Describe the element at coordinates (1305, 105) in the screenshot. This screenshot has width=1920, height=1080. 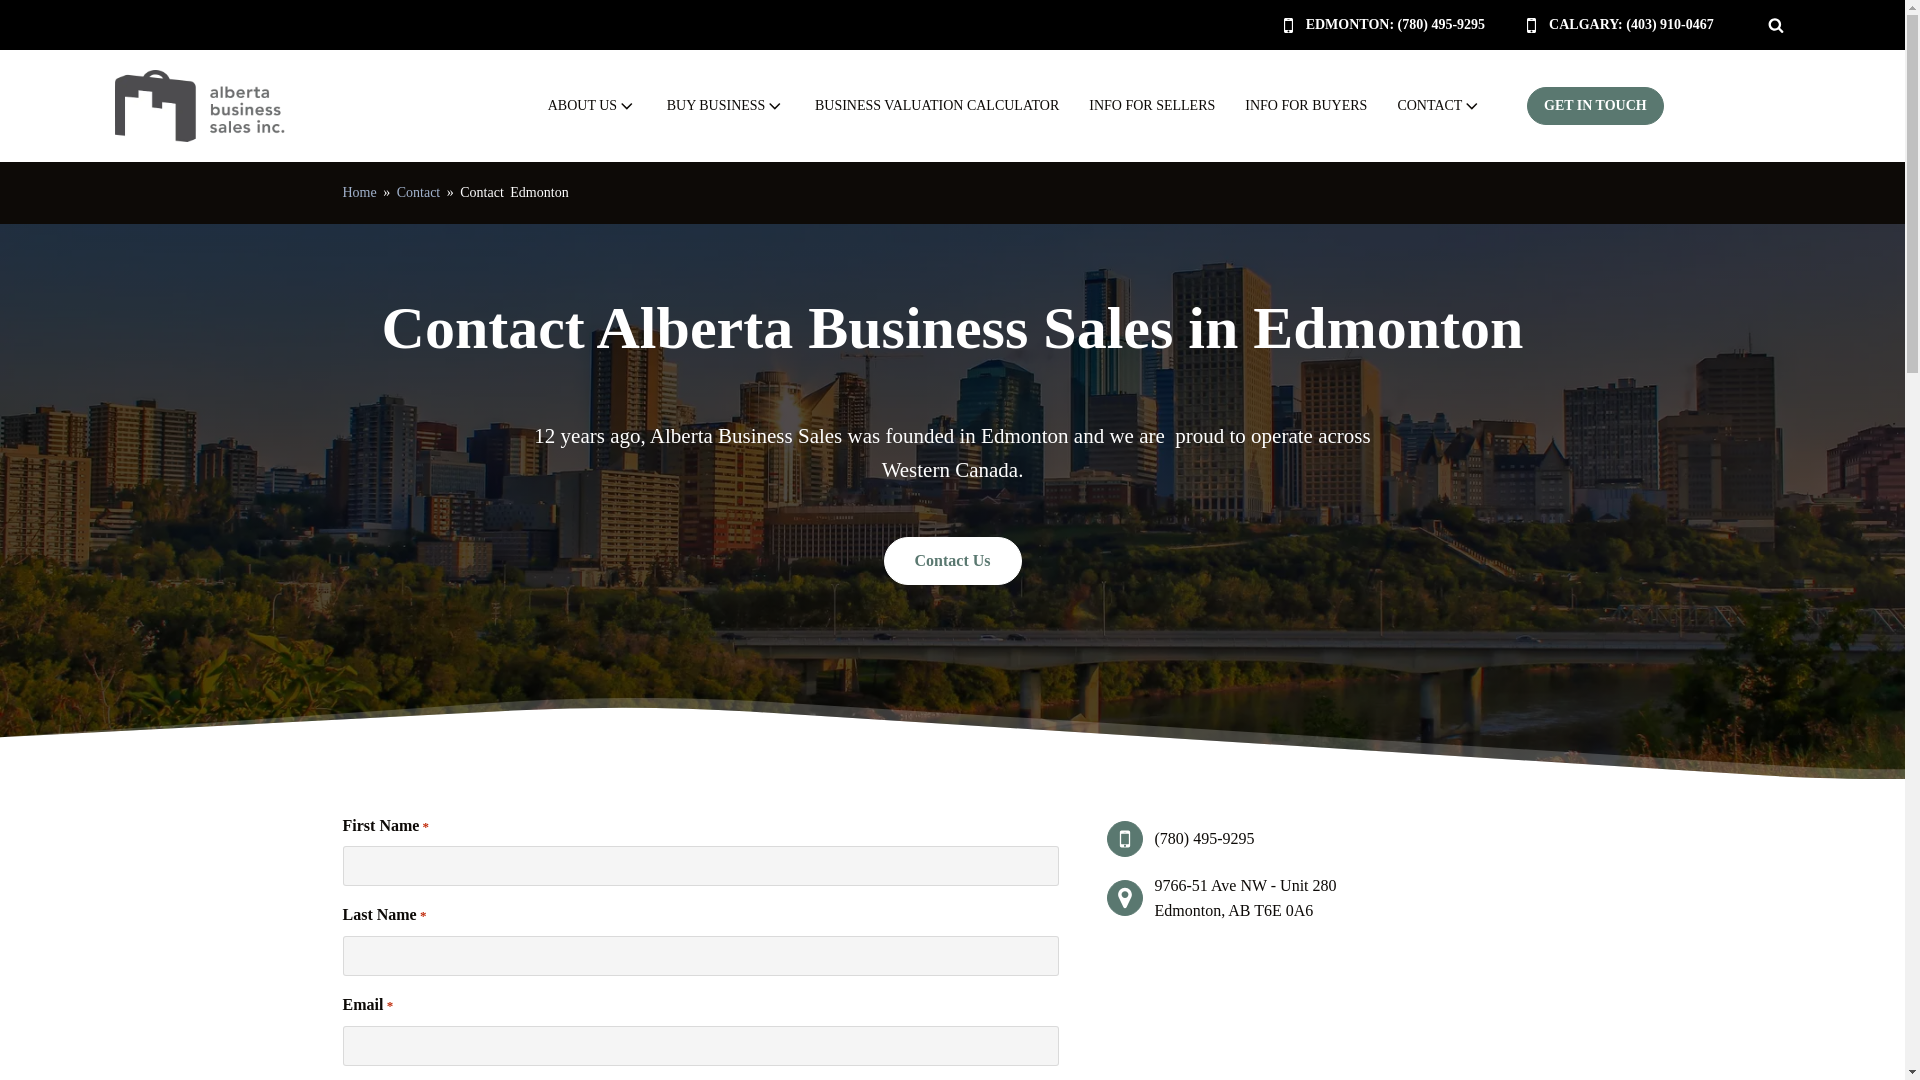
I see `'INFO FOR BUYERS'` at that location.